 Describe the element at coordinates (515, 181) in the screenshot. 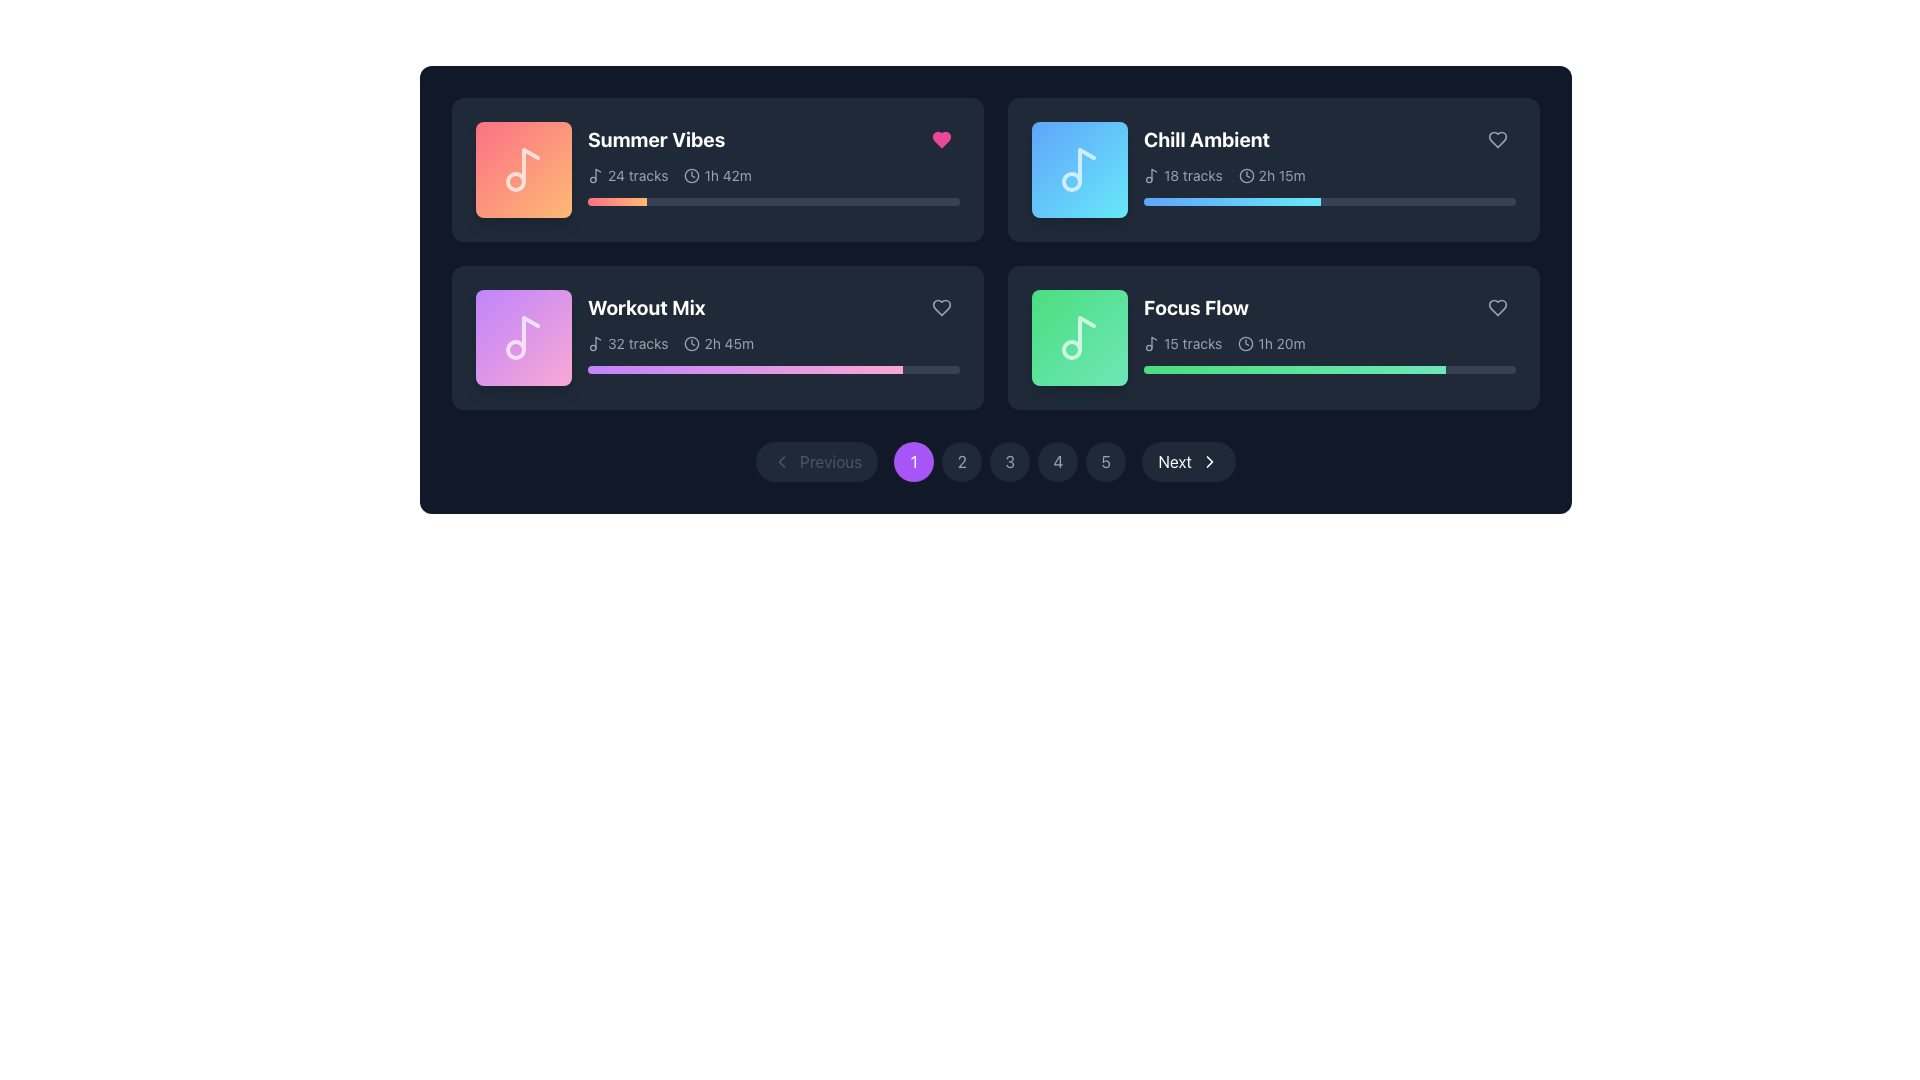

I see `the small circle within the SVG graphic that symbolizes a musical icon, located in the upper-left card labeled 'Summer Vibes'` at that location.